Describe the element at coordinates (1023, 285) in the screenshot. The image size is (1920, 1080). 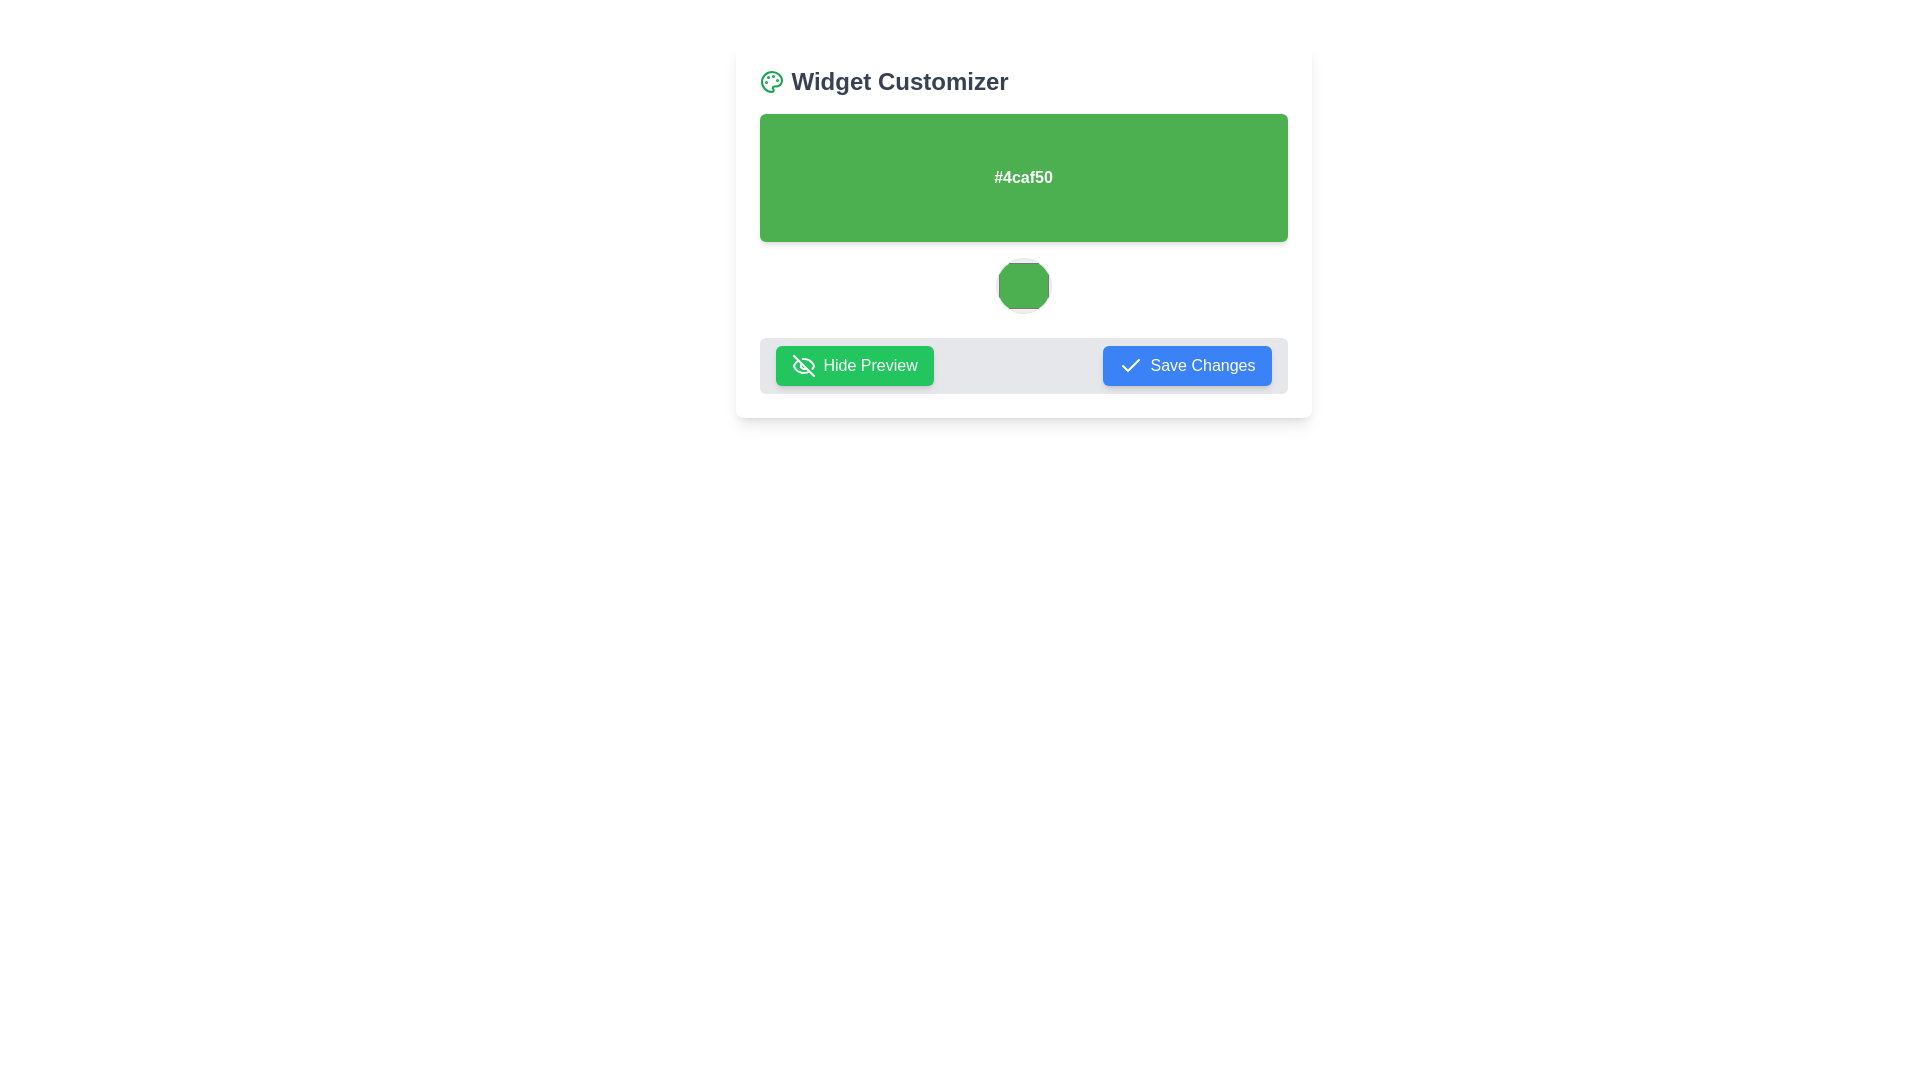
I see `the circular green button located centrally beneath the larger green box labeled '#4caf50'` at that location.